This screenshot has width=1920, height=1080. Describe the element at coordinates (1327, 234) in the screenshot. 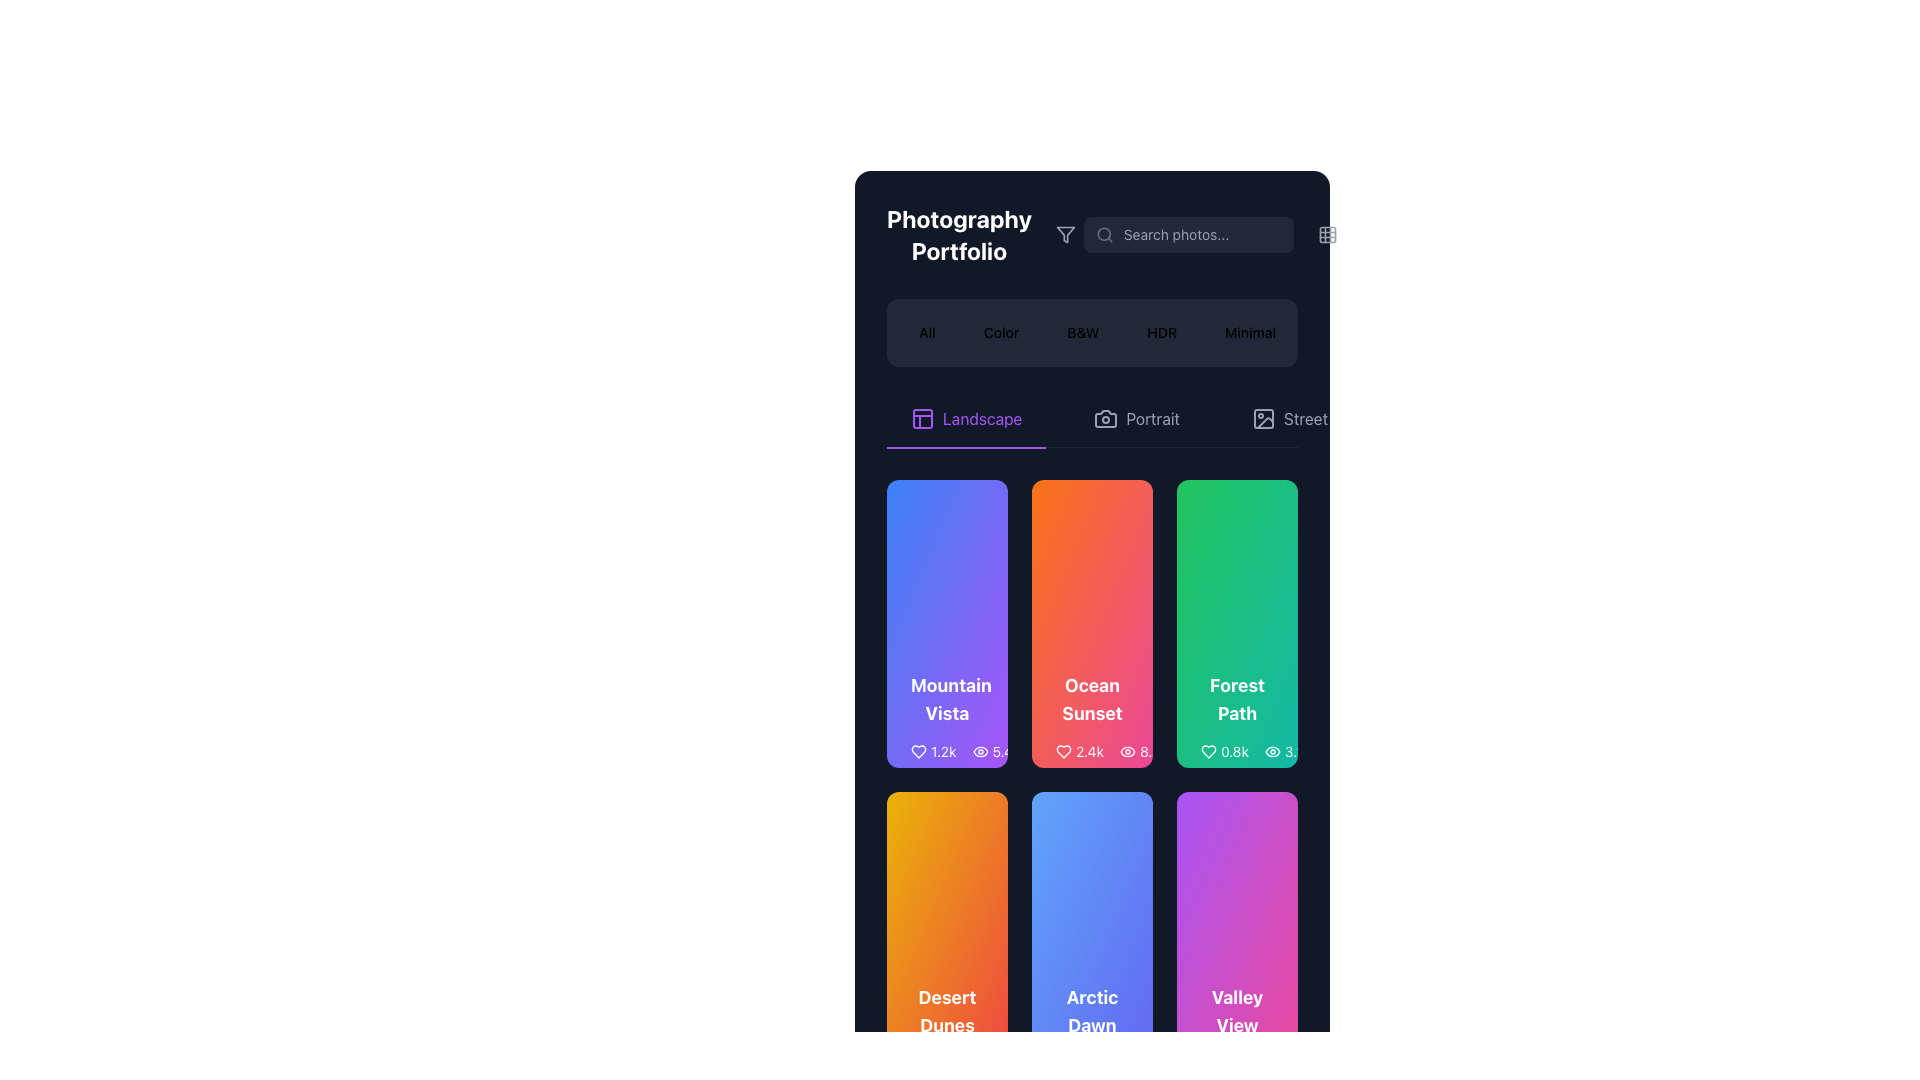

I see `the grid layout toggle icon, which is a minimalistic grid icon consisting of three by three squares within a rounded rectangle, located in the top-right corner of the application's interface, adjacent to the search bar` at that location.